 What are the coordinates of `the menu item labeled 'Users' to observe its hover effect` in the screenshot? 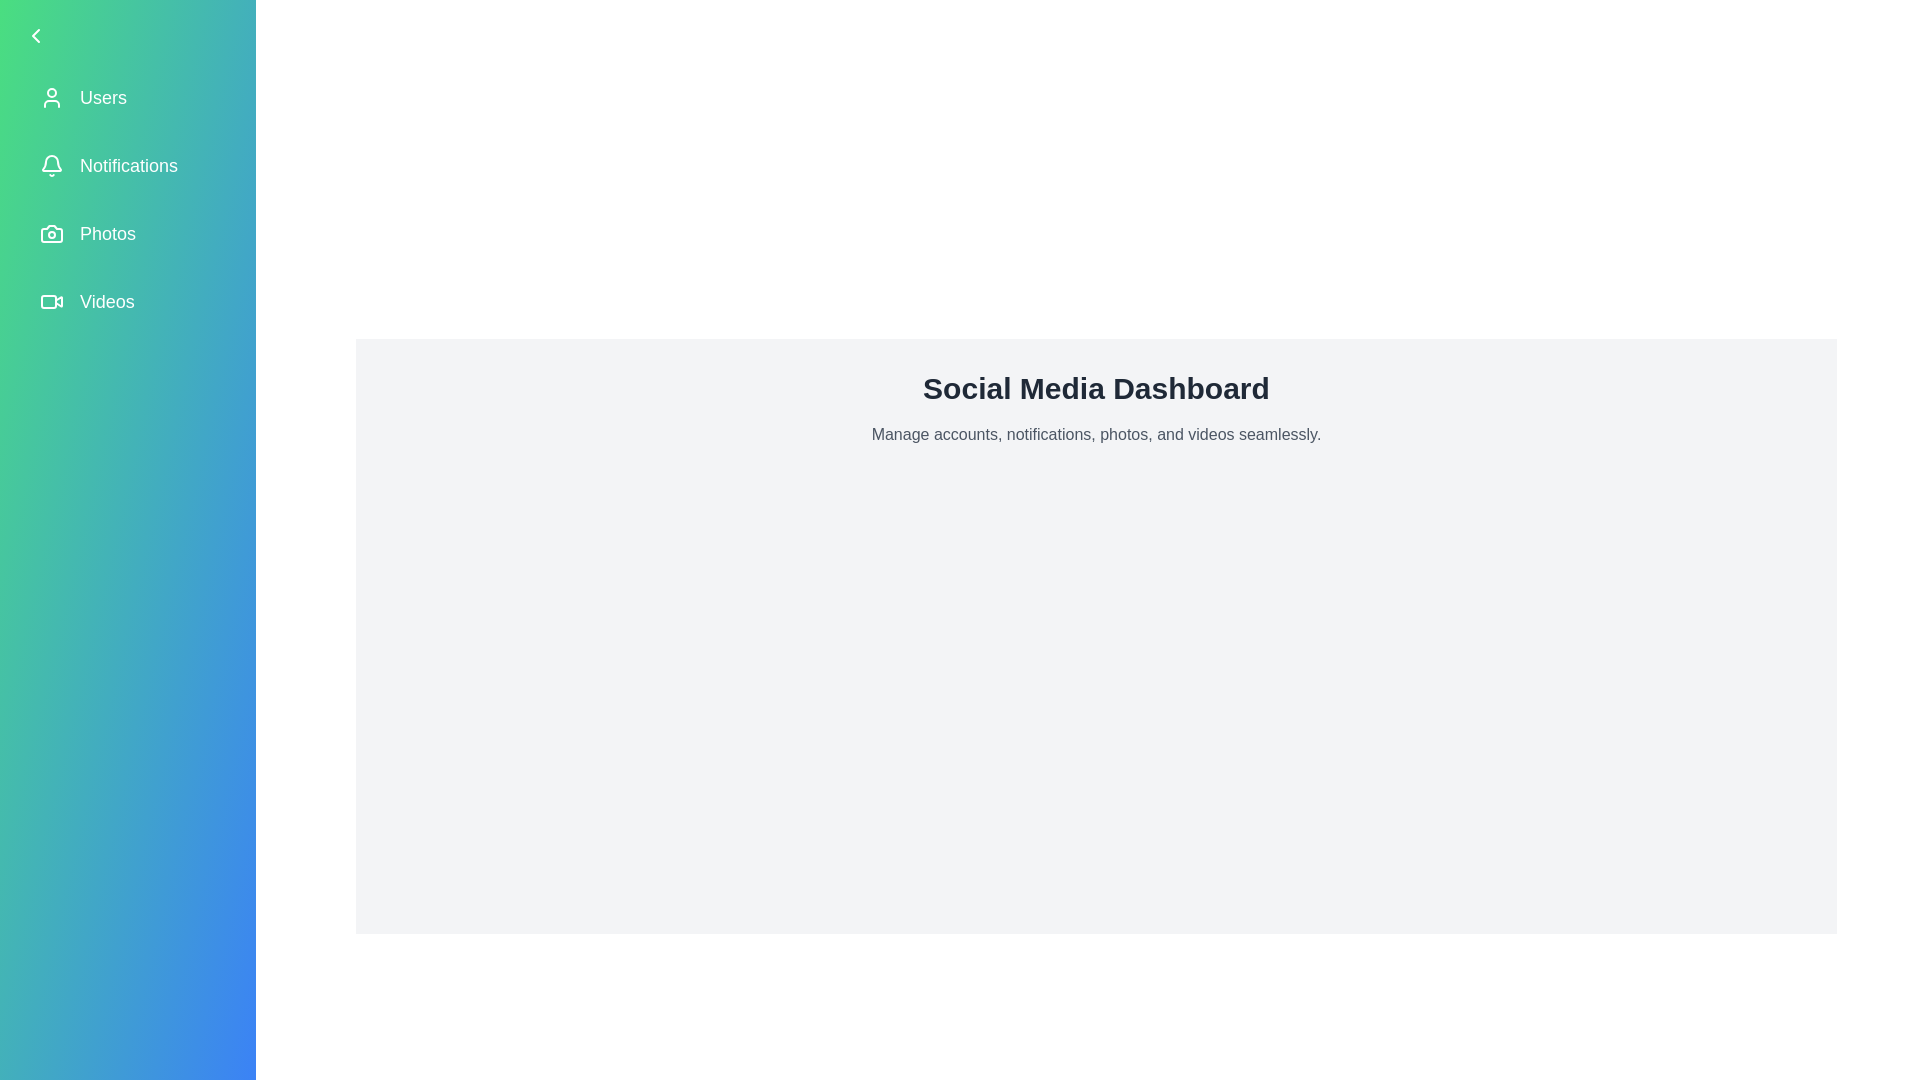 It's located at (127, 97).